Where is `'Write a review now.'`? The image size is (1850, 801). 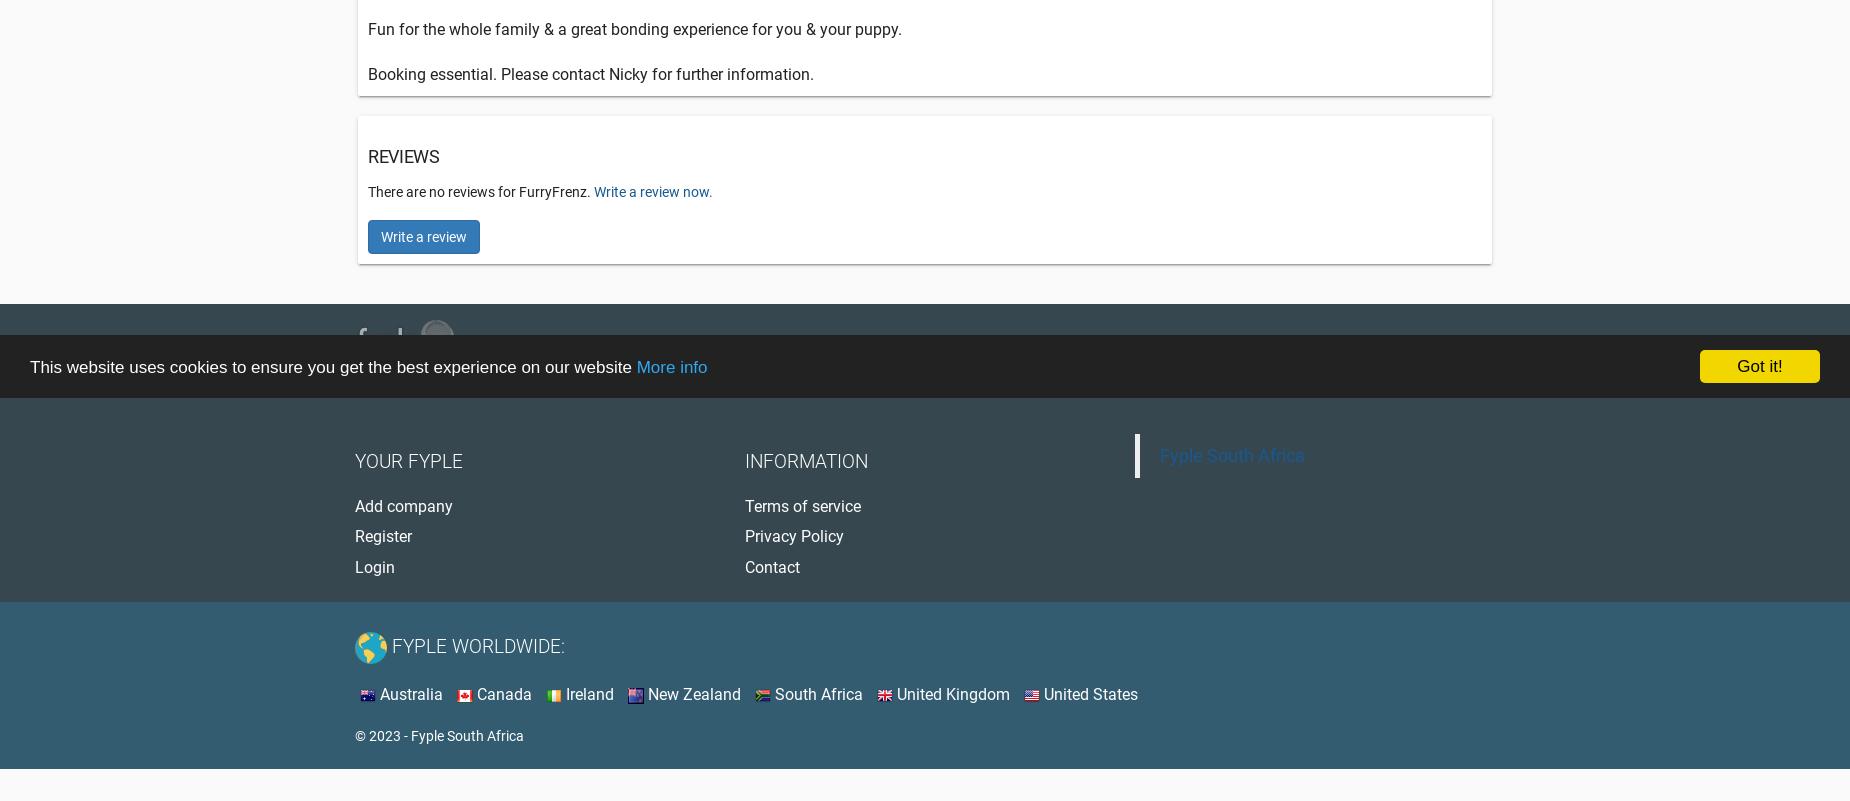
'Write a review now.' is located at coordinates (653, 190).